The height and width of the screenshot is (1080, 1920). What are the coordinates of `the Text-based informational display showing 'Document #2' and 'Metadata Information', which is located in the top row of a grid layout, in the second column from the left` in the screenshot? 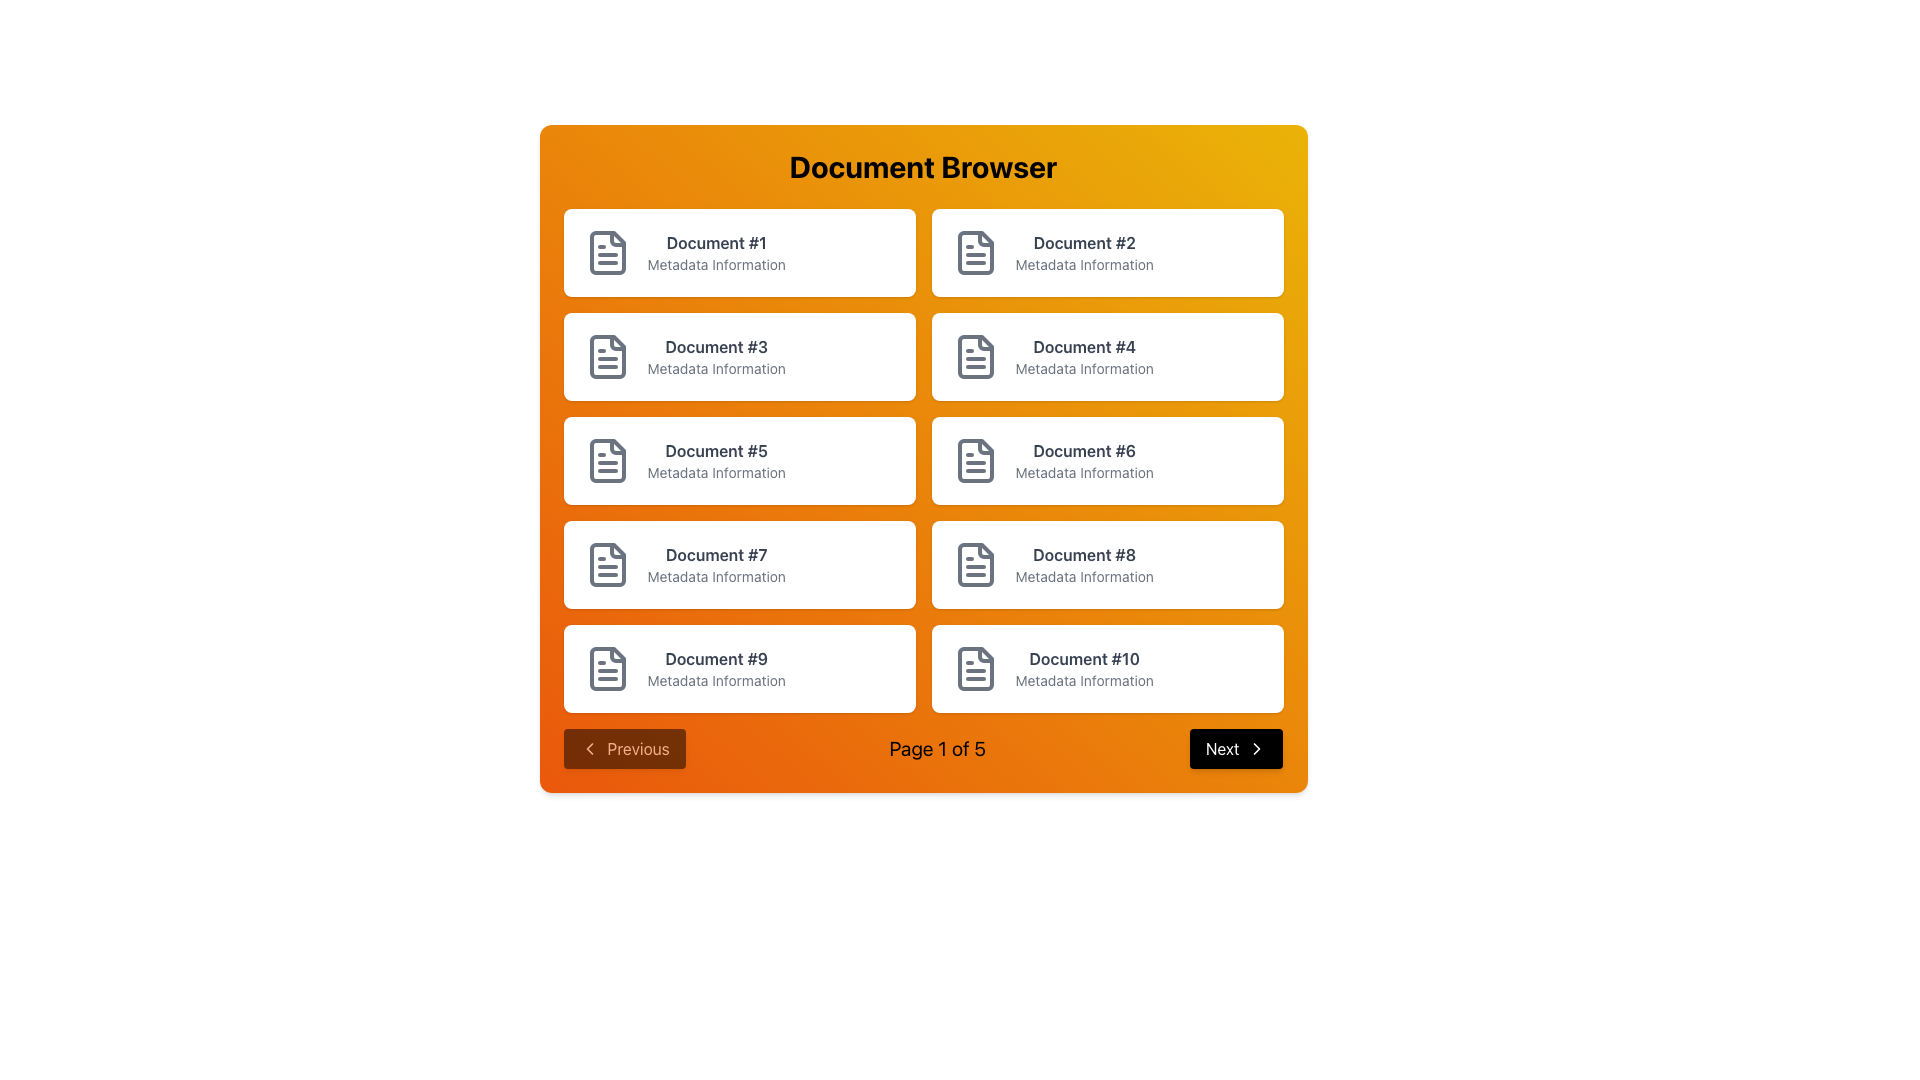 It's located at (1083, 252).